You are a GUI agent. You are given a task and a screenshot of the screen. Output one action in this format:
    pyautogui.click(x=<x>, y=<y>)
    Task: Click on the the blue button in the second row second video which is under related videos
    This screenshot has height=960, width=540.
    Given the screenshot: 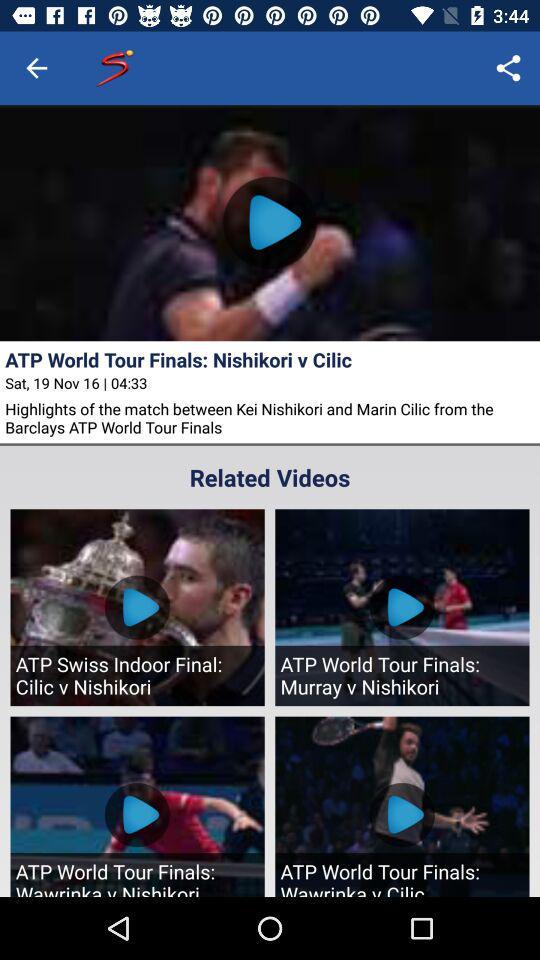 What is the action you would take?
    pyautogui.click(x=401, y=815)
    